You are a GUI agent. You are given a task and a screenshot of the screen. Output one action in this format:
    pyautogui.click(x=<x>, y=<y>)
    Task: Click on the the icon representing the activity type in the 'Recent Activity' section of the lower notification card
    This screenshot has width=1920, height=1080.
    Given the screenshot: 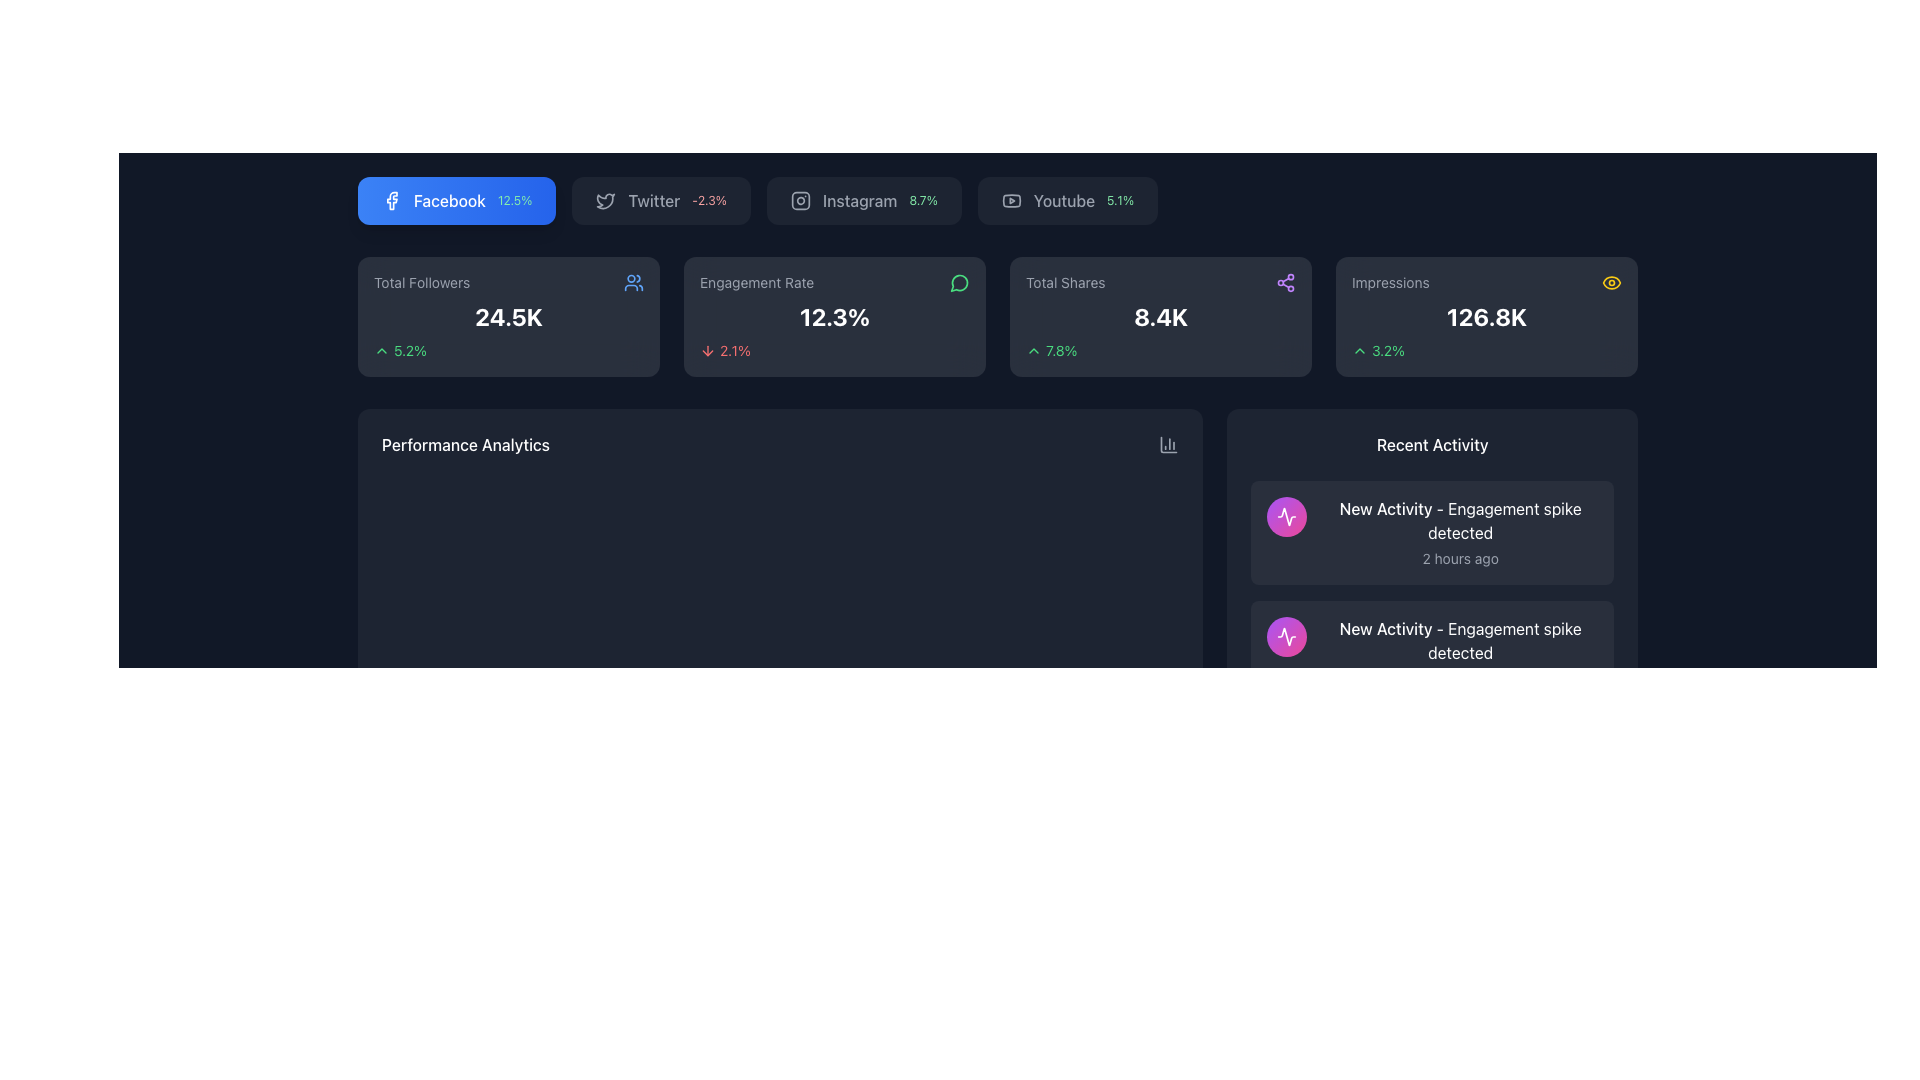 What is the action you would take?
    pyautogui.click(x=1287, y=515)
    